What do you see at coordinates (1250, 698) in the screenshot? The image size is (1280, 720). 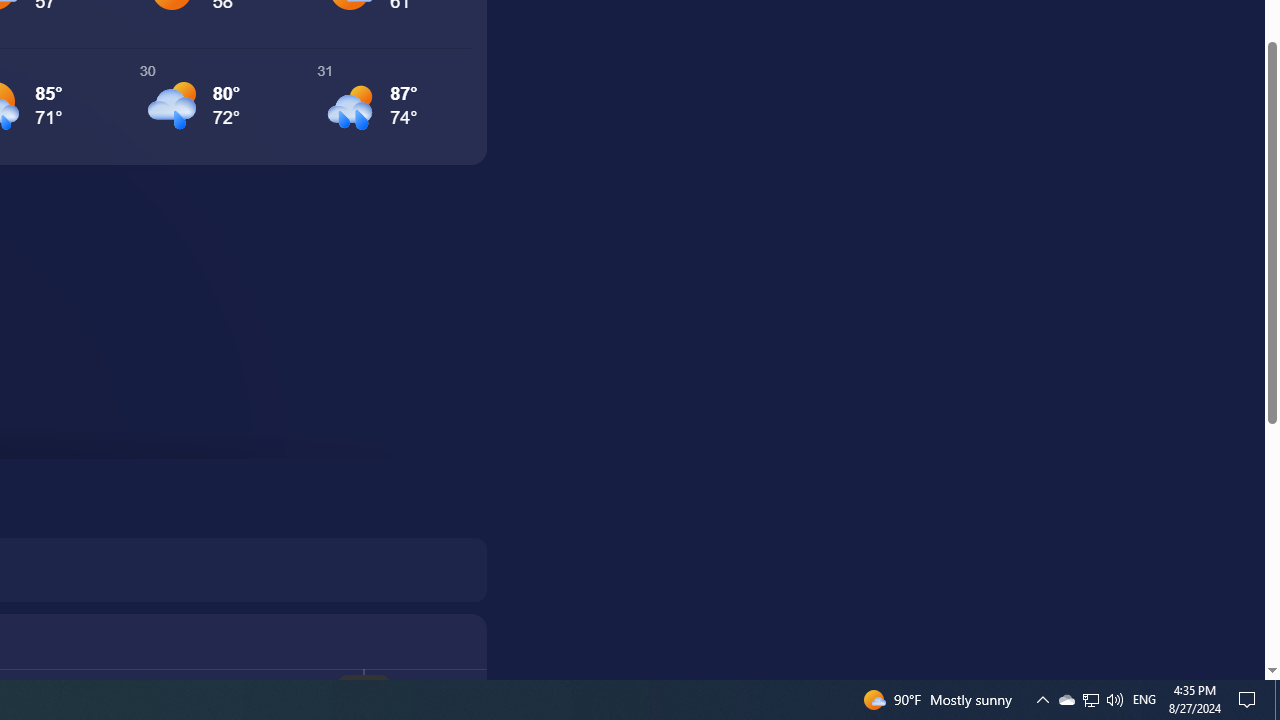 I see `'Action Center, No new notifications'` at bounding box center [1250, 698].